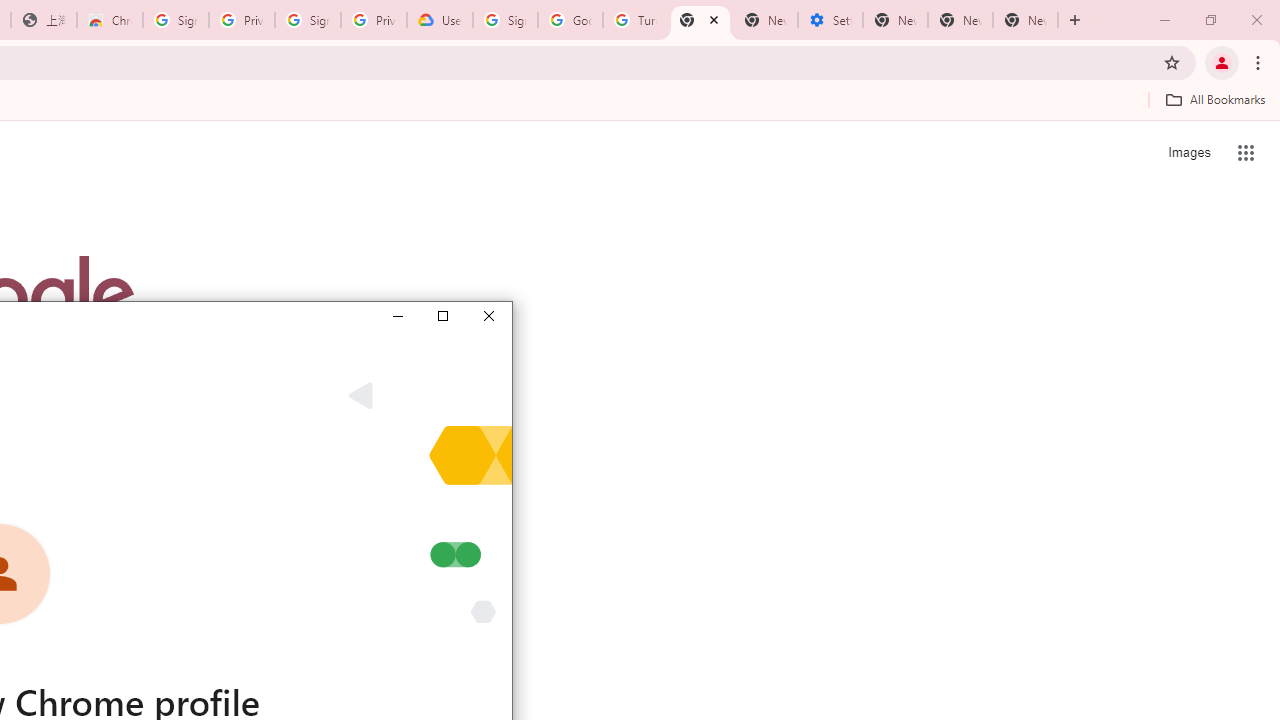 The height and width of the screenshot is (720, 1280). I want to click on 'New Tab', so click(1025, 20).